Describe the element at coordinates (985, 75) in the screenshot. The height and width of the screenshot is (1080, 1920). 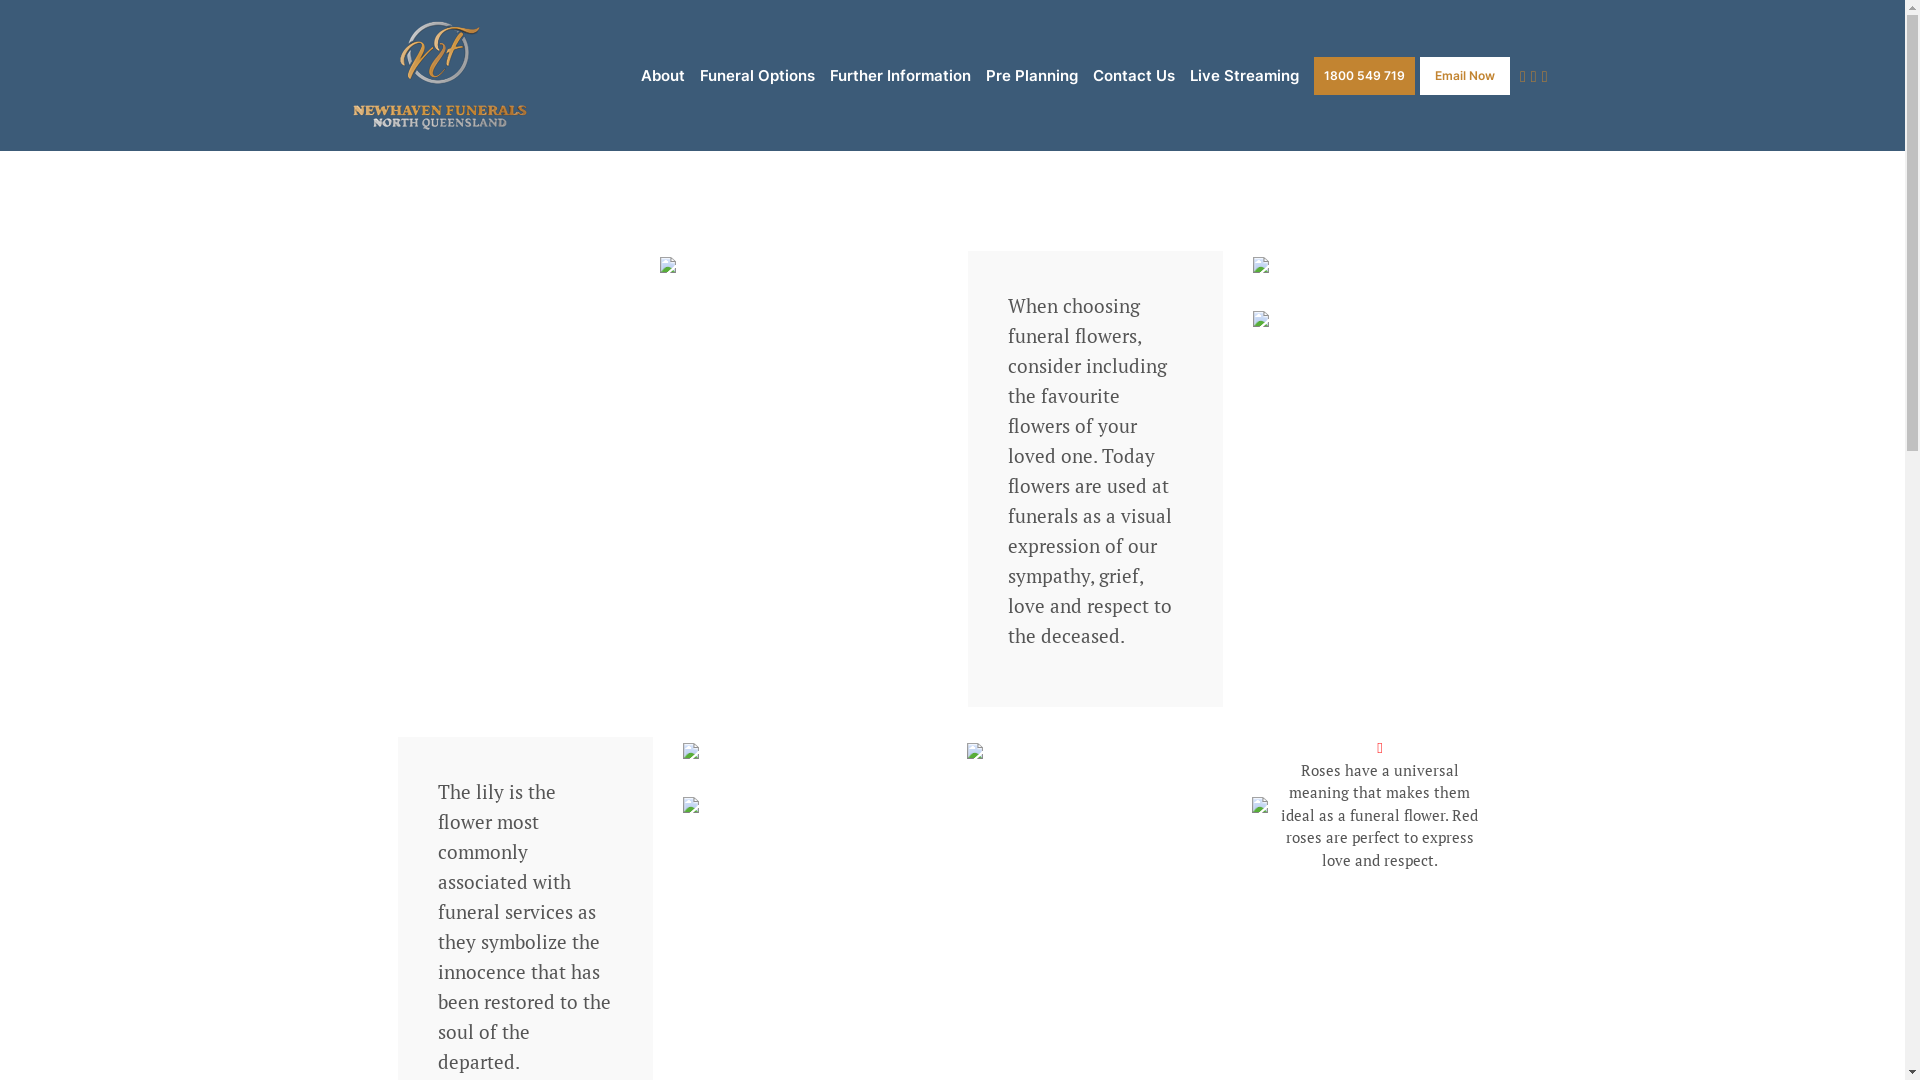
I see `'Pre Planning'` at that location.